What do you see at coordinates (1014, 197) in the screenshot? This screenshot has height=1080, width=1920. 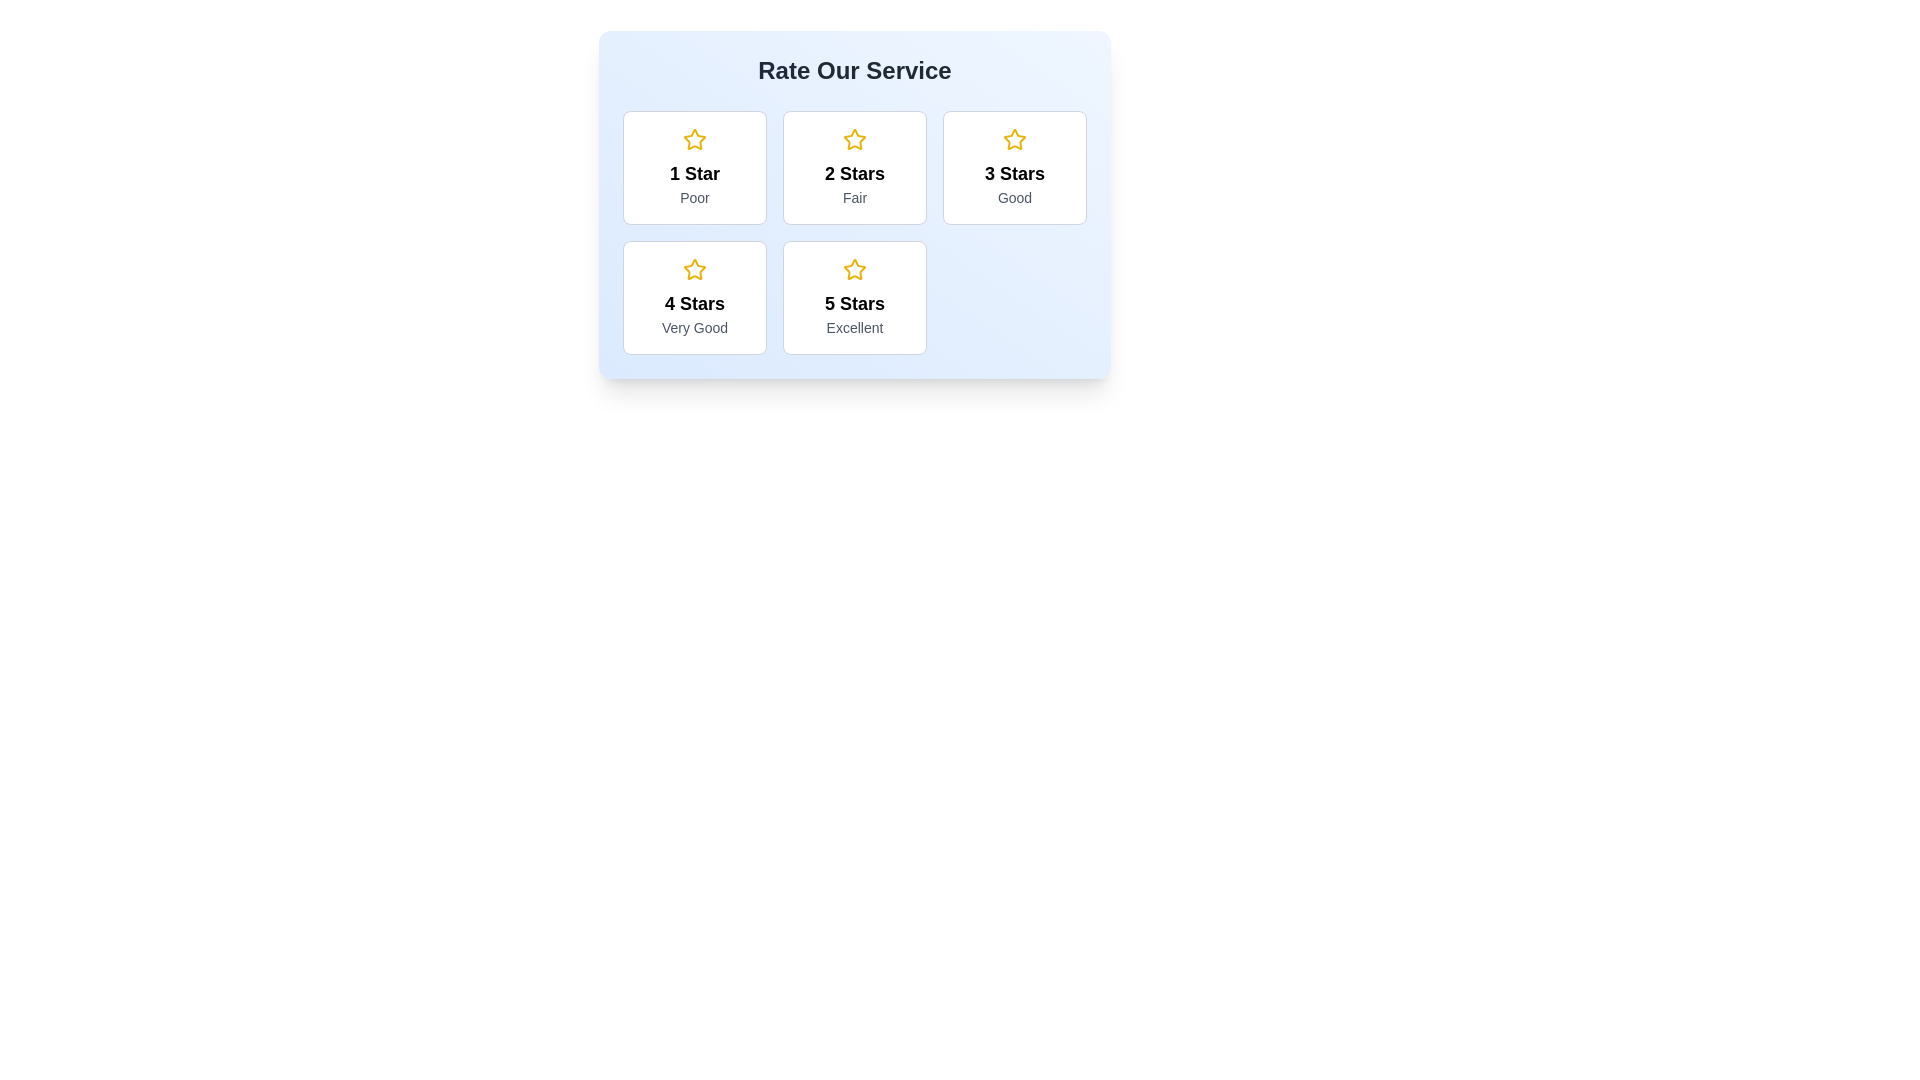 I see `the static text element displaying the word 'Good' located beneath the heading '3 Stars' in the rating section` at bounding box center [1014, 197].